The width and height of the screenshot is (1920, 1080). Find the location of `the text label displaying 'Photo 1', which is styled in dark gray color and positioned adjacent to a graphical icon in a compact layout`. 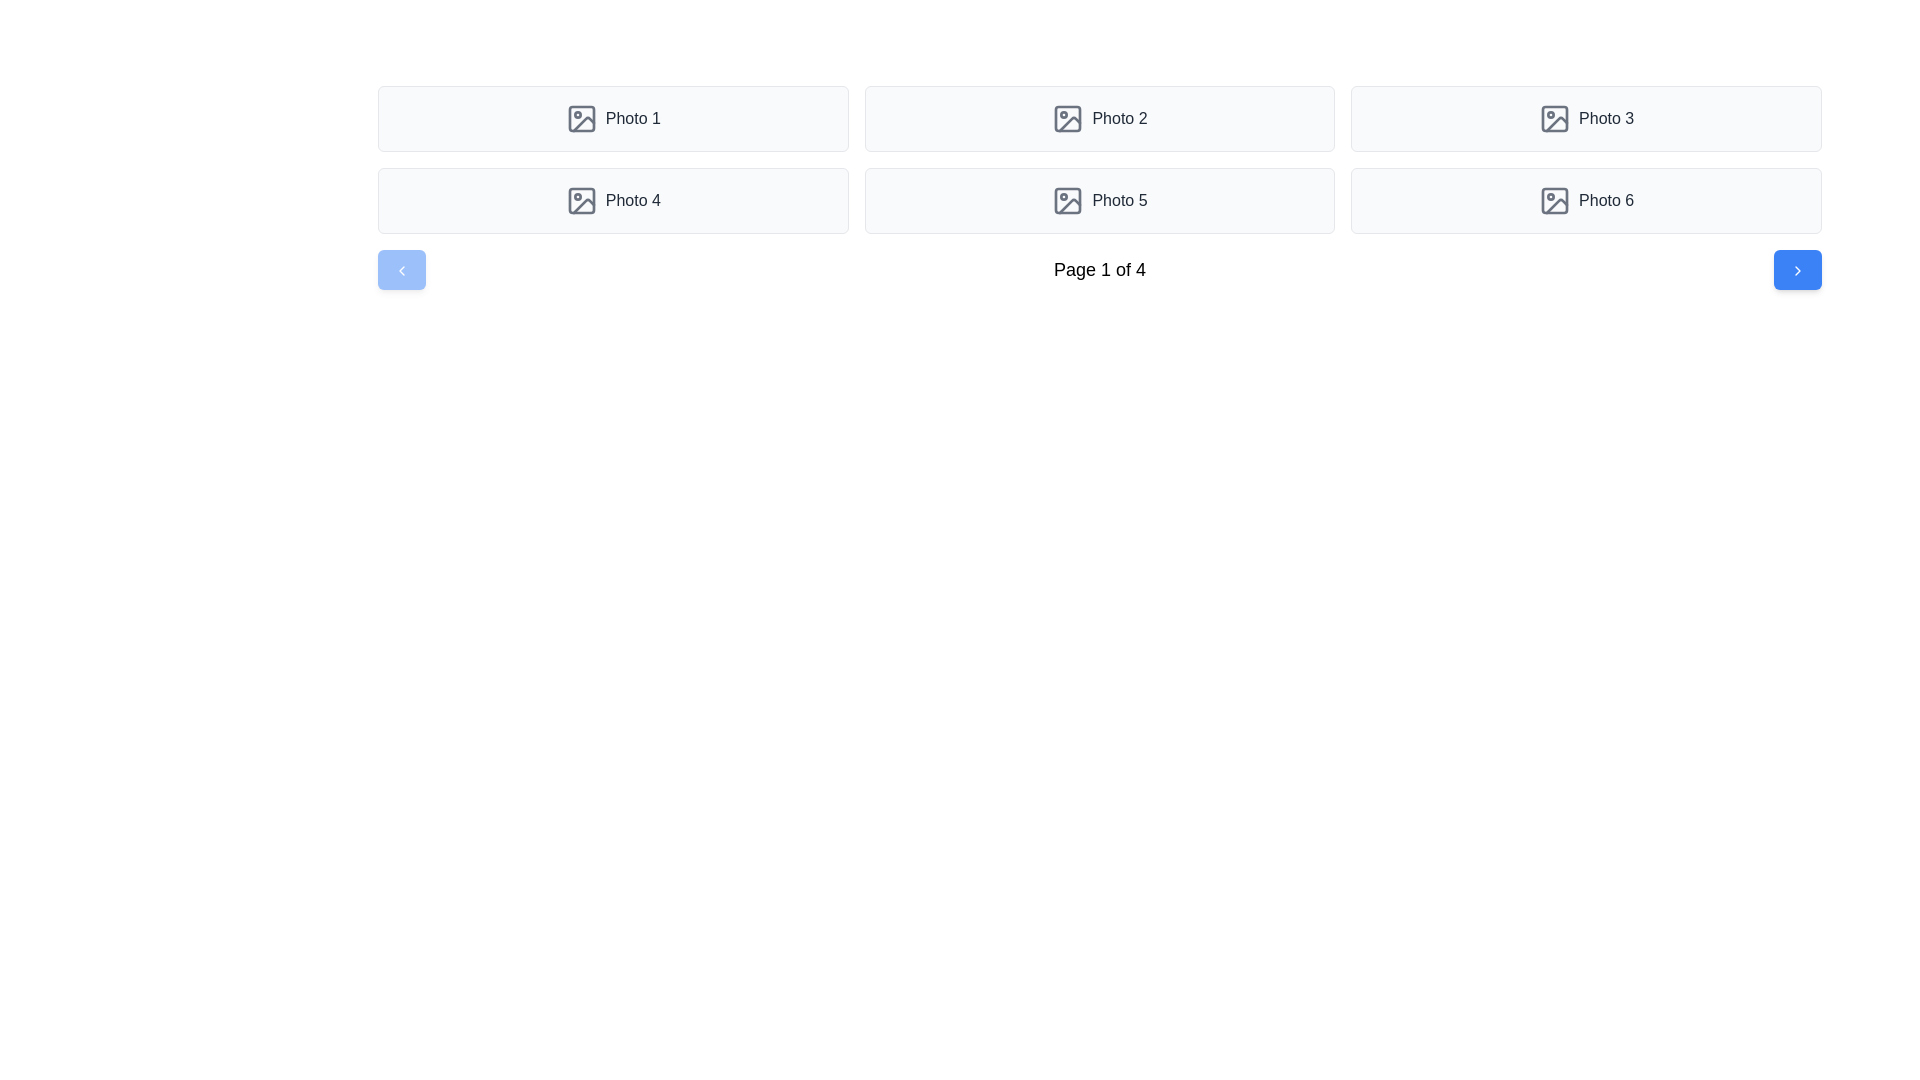

the text label displaying 'Photo 1', which is styled in dark gray color and positioned adjacent to a graphical icon in a compact layout is located at coordinates (632, 119).